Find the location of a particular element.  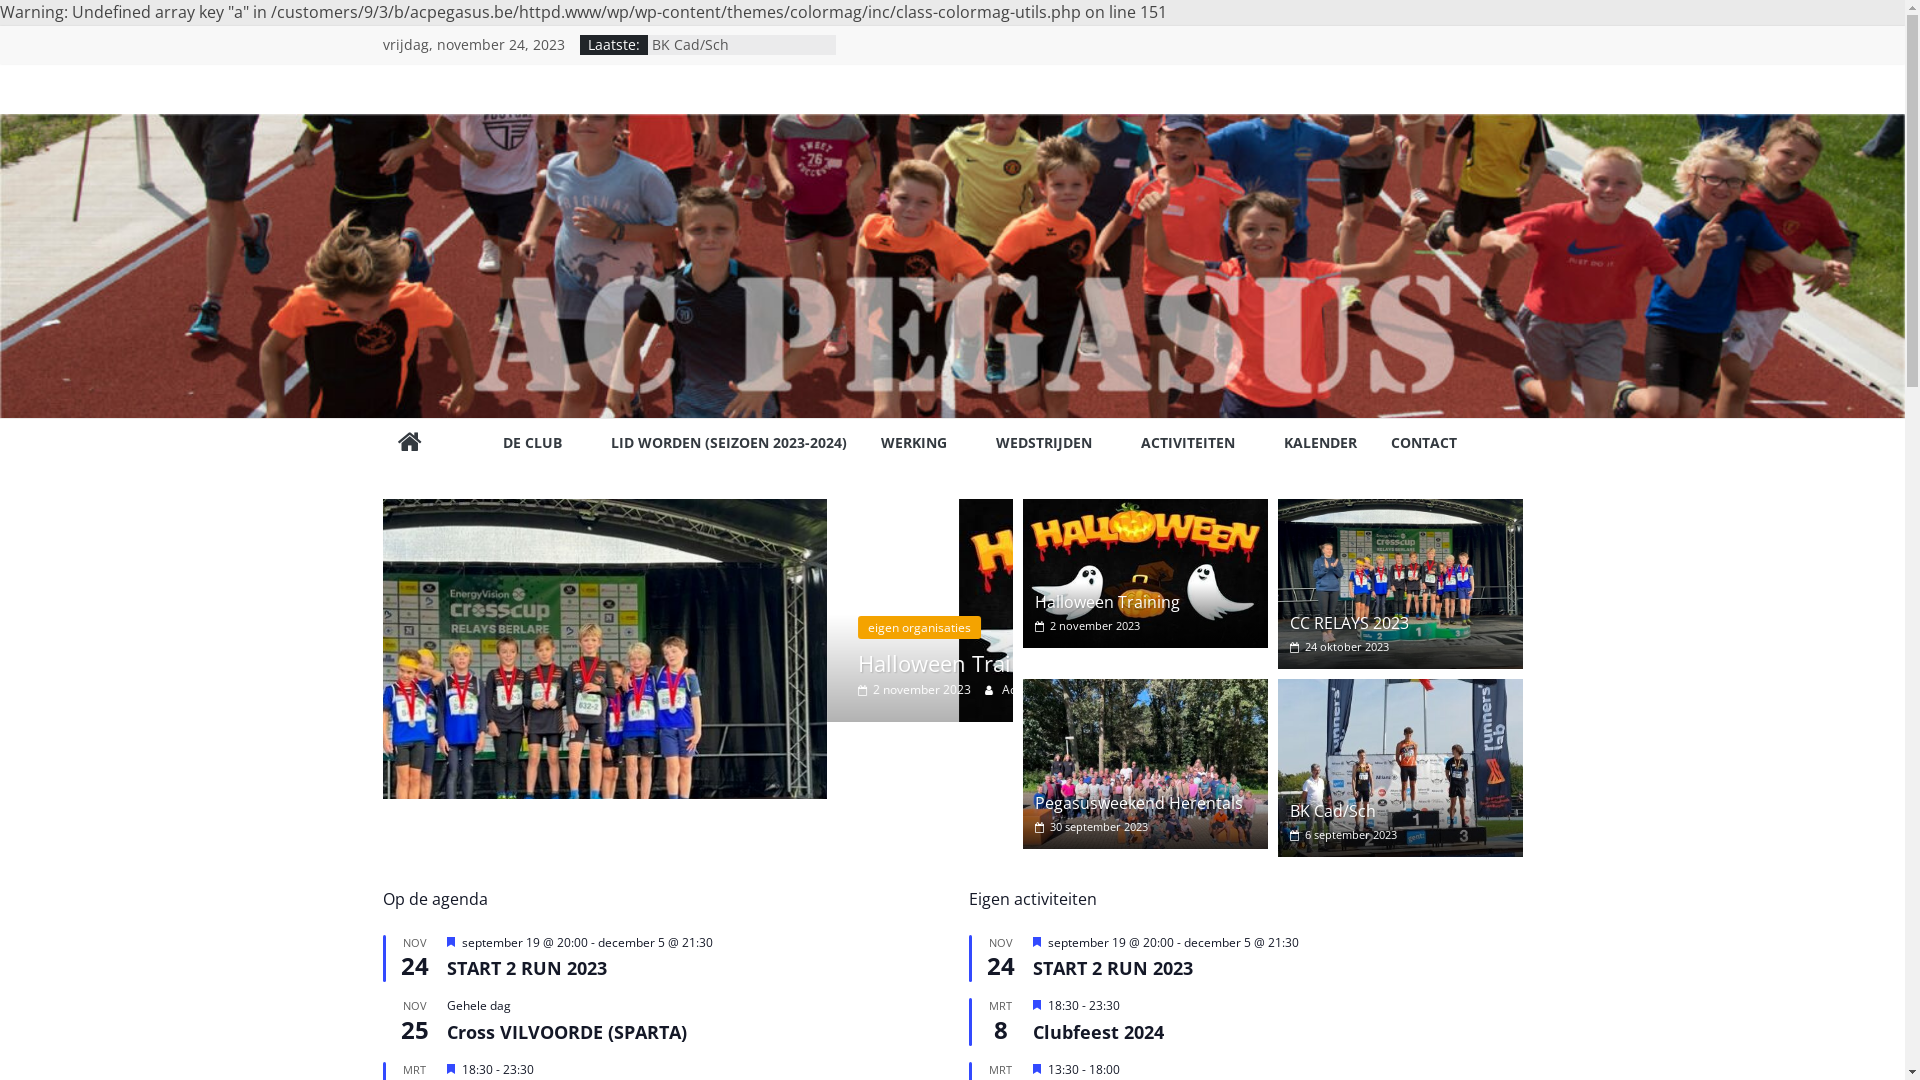

'Pegasusweekend Herentals' is located at coordinates (1144, 763).